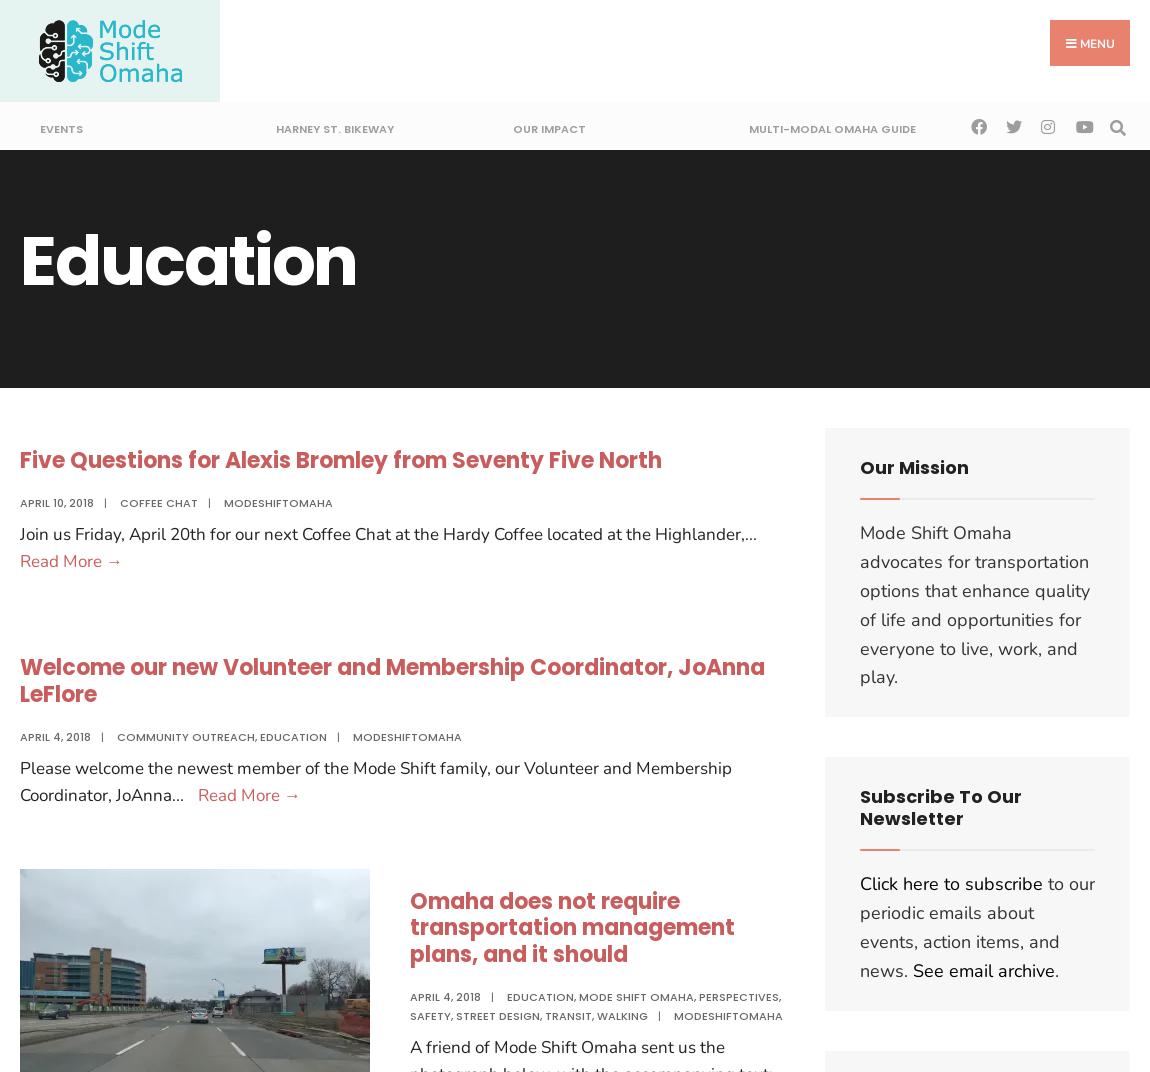 The image size is (1150, 1072). Describe the element at coordinates (635, 995) in the screenshot. I see `'Mode Shift Omaha'` at that location.